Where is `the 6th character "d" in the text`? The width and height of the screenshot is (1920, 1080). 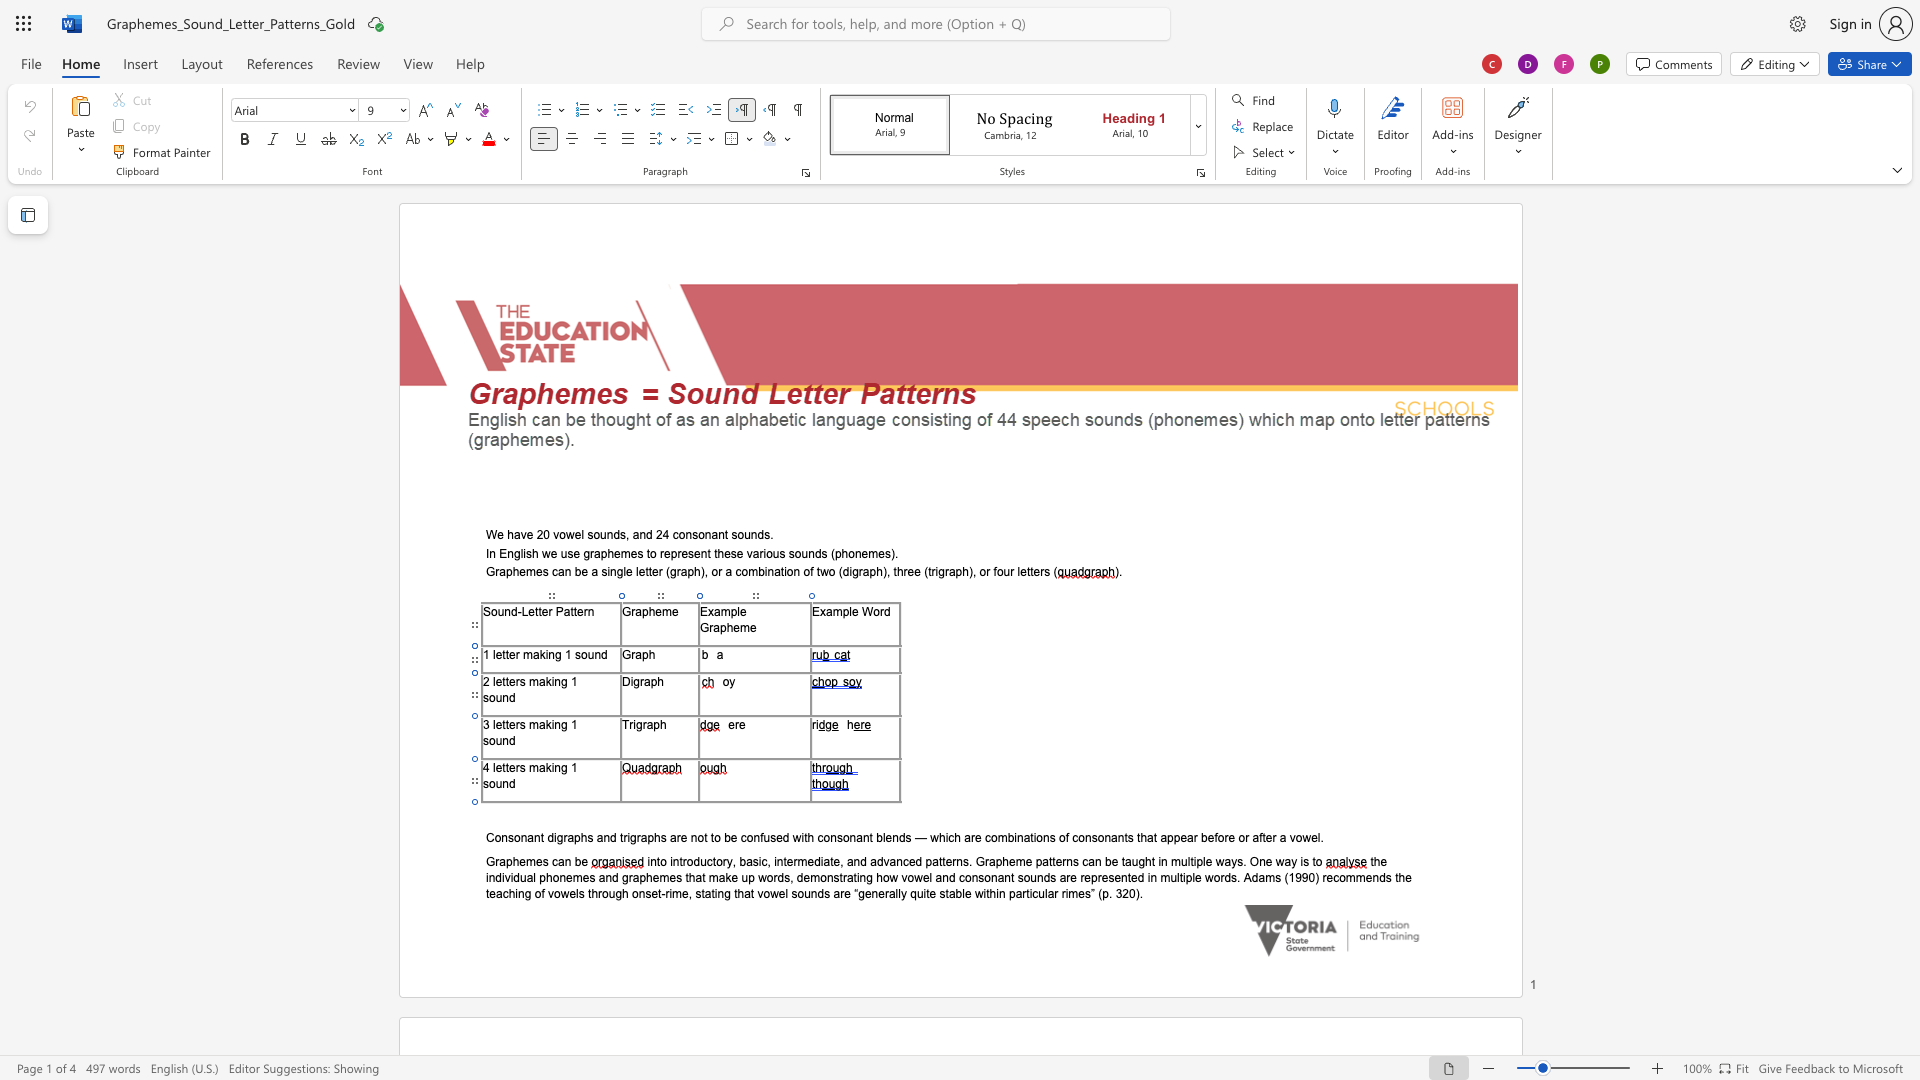
the 6th character "d" in the text is located at coordinates (1381, 876).